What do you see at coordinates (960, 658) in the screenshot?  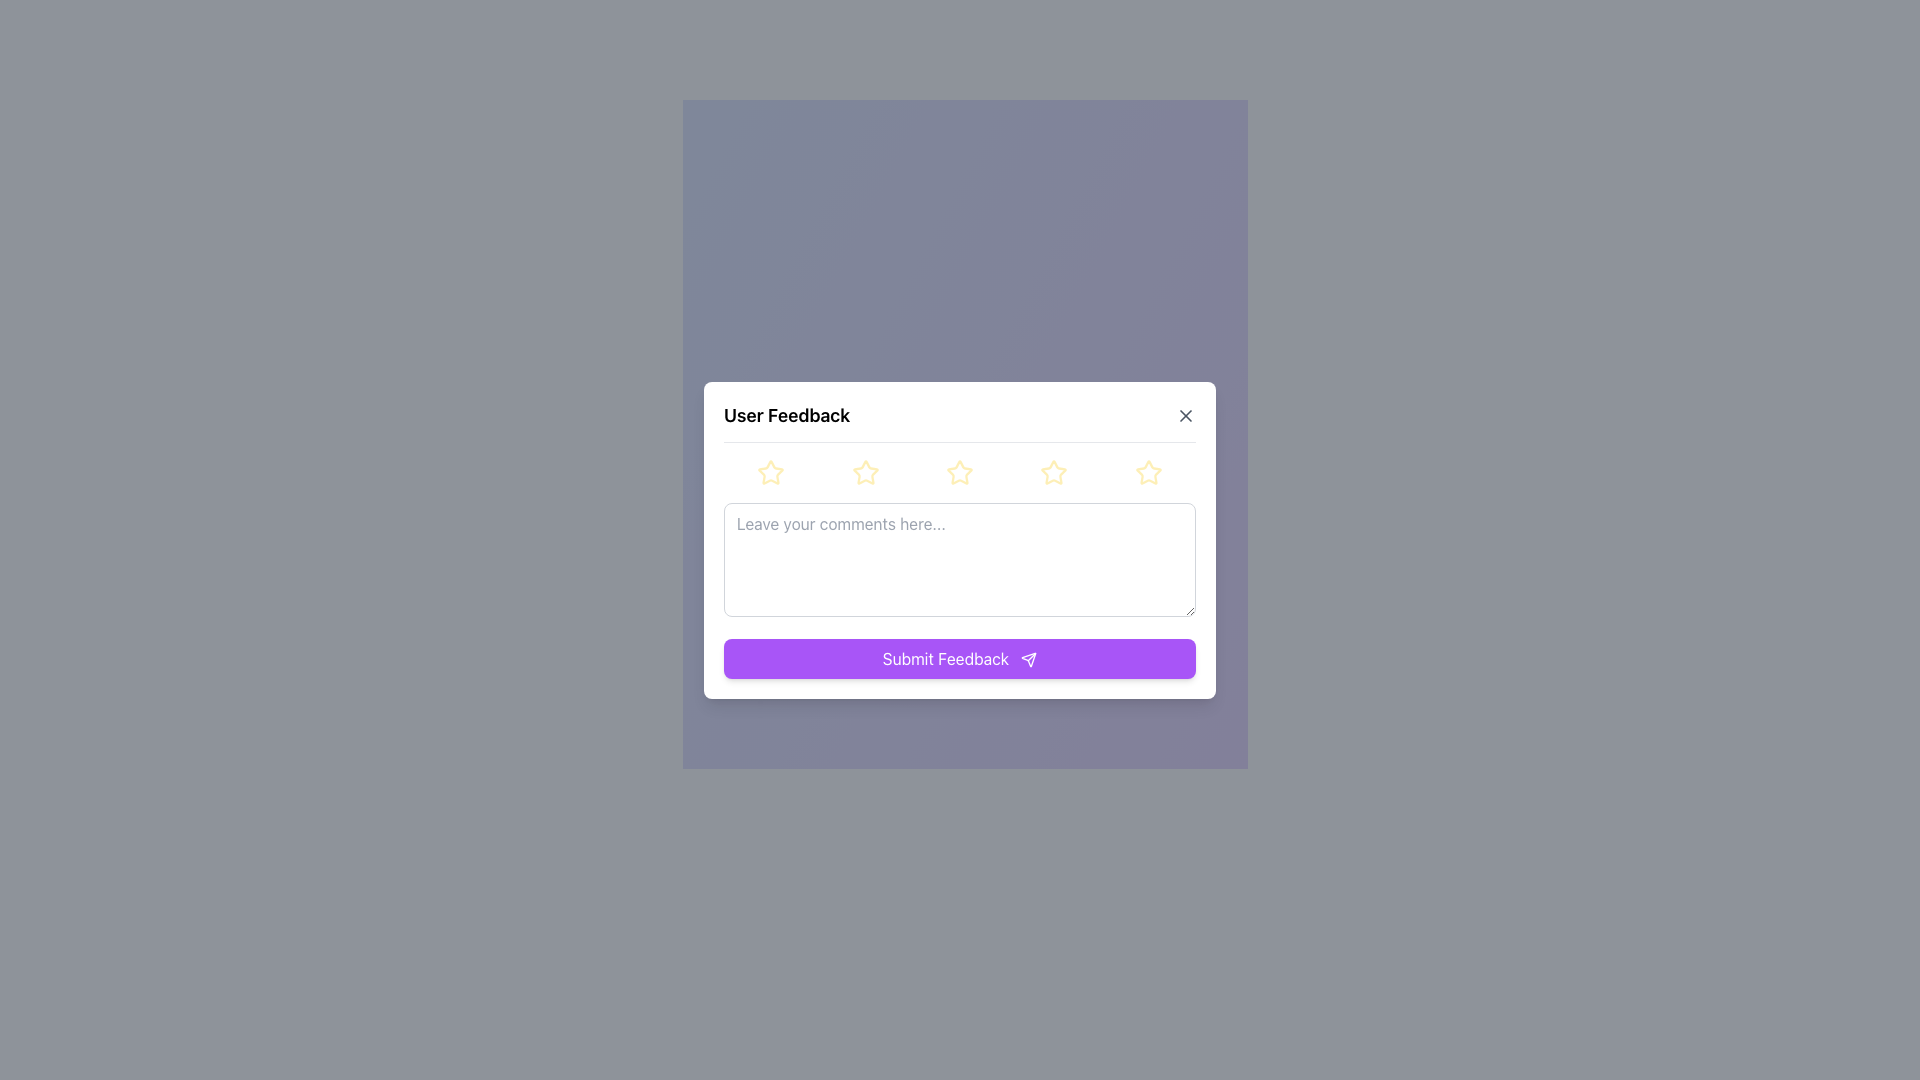 I see `the purple 'Submit Feedback' button with rounded corners located at the bottom of the feedback form` at bounding box center [960, 658].